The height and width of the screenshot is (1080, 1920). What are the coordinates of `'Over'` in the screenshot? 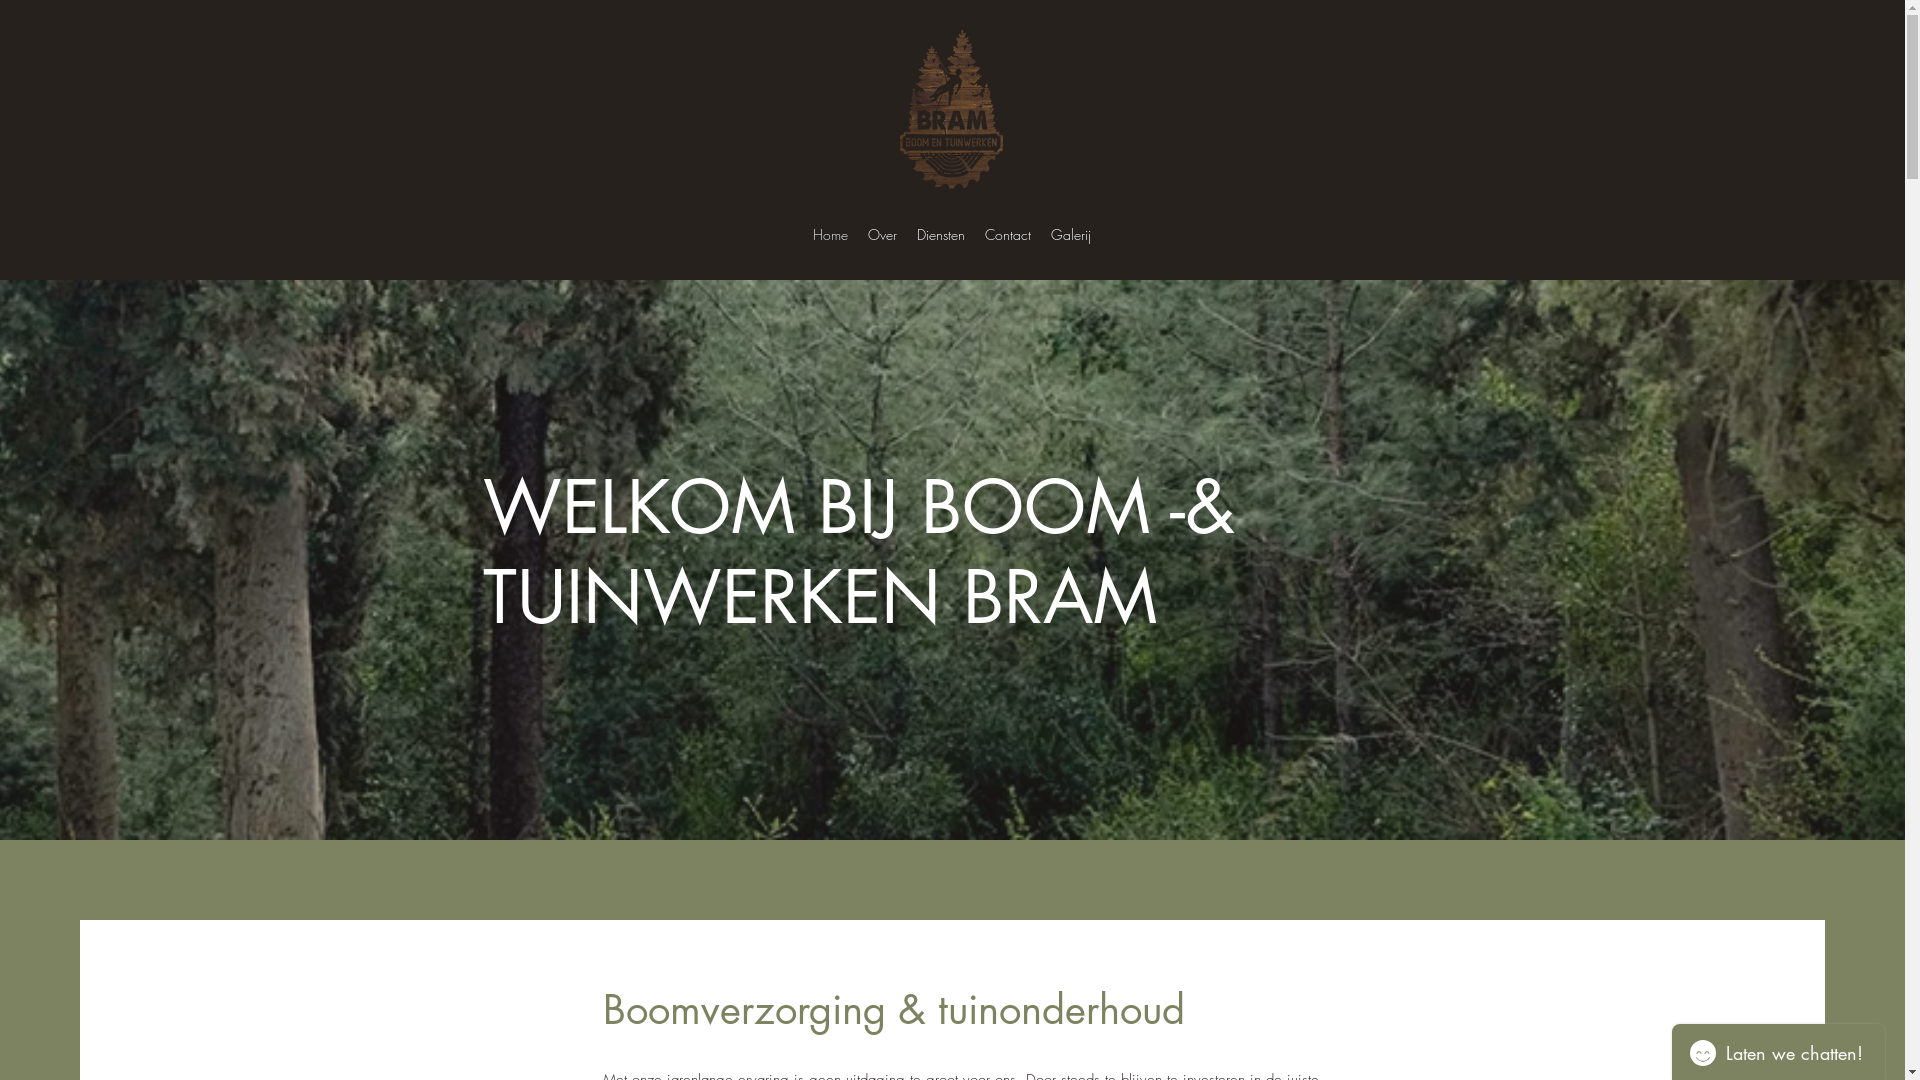 It's located at (858, 234).